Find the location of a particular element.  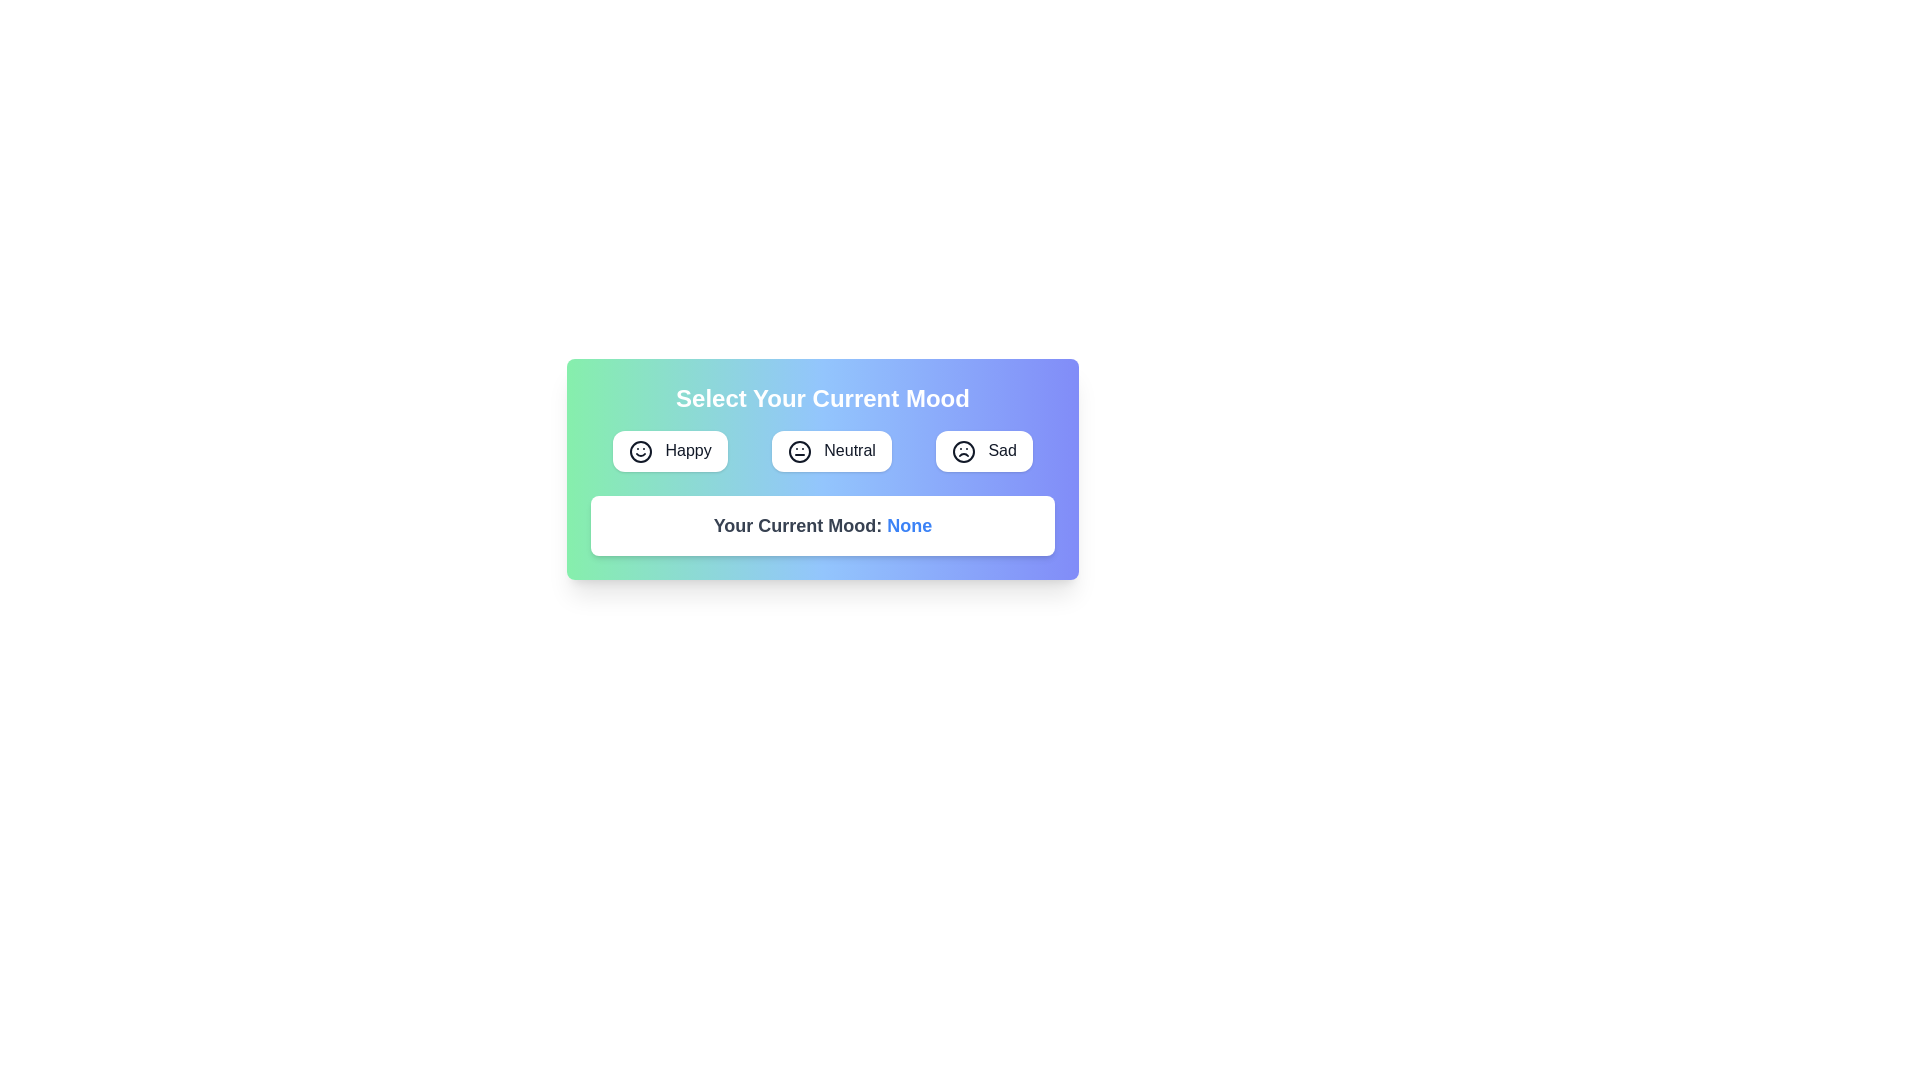

the 'Happy' button located in the top-left corner of the mood selection group to trigger a color change is located at coordinates (670, 451).